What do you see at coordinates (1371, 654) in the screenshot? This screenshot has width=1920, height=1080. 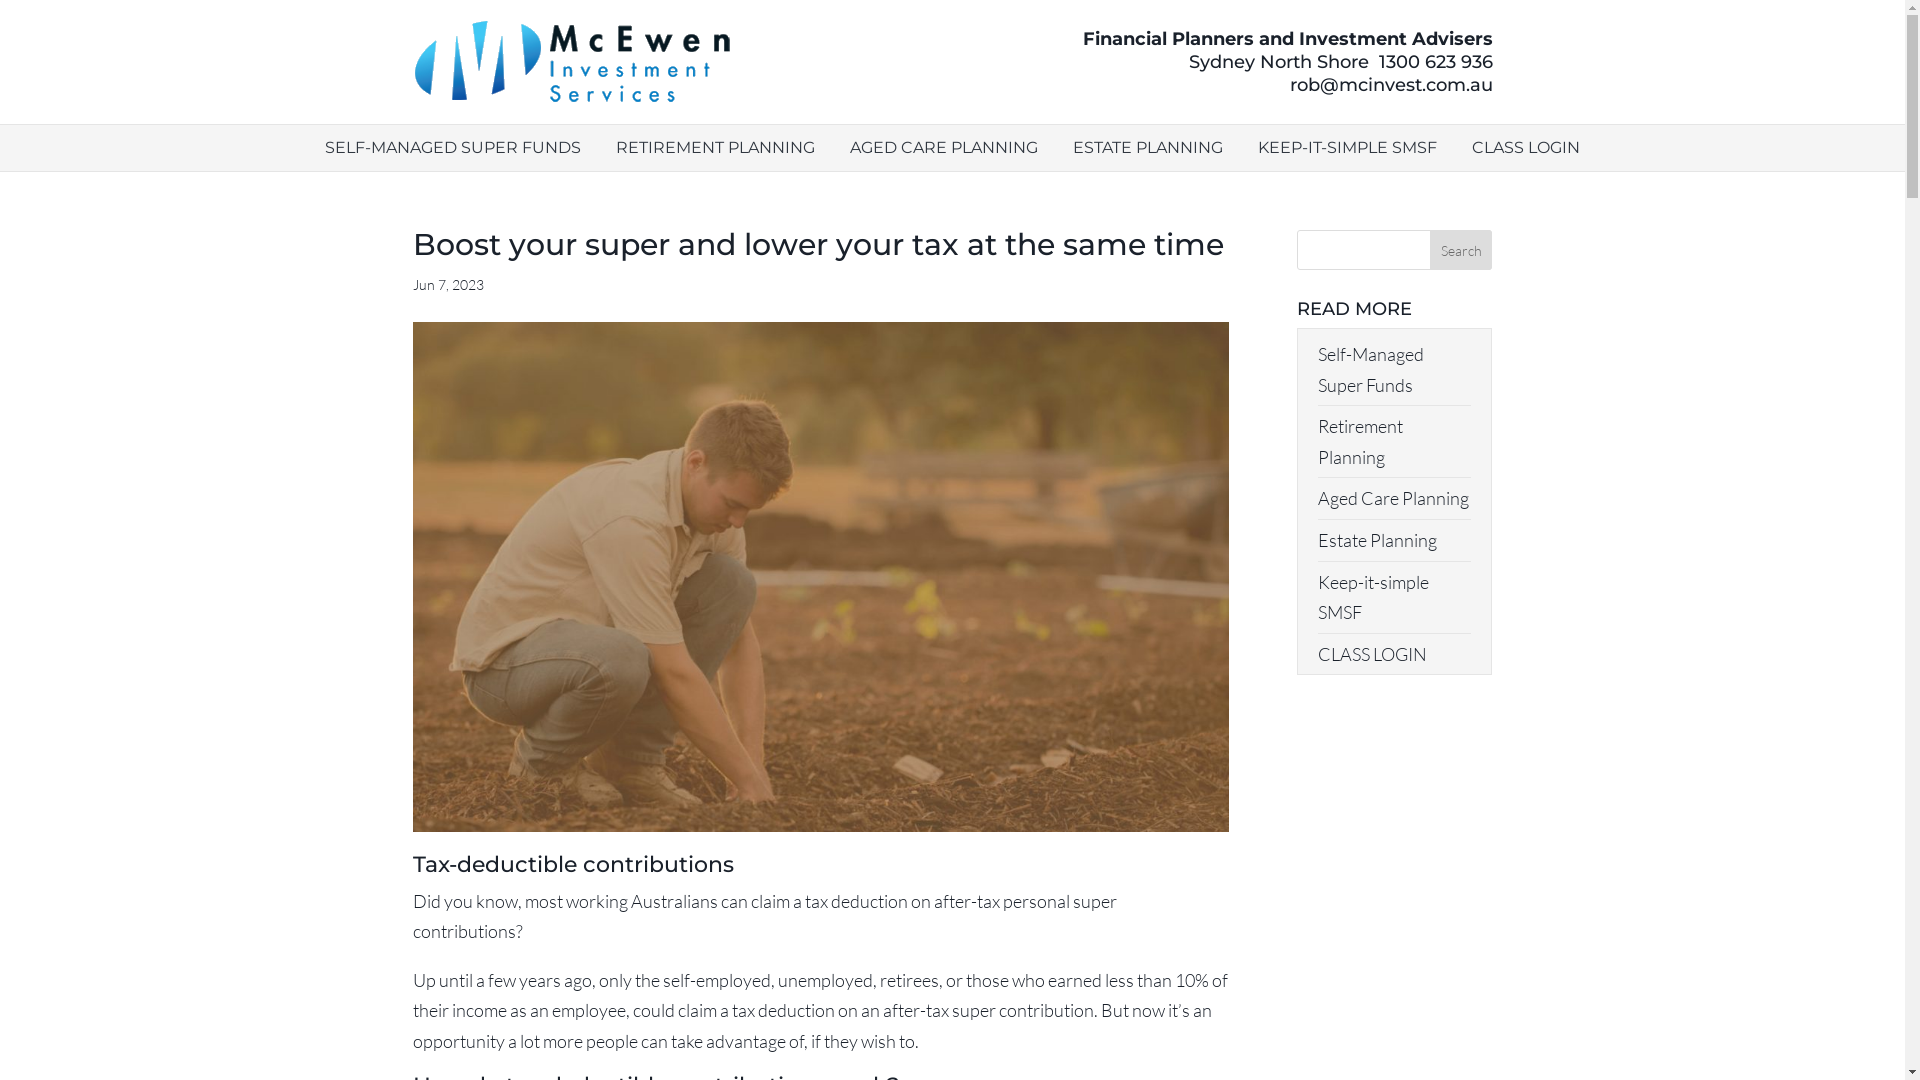 I see `'CLASS LOGIN'` at bounding box center [1371, 654].